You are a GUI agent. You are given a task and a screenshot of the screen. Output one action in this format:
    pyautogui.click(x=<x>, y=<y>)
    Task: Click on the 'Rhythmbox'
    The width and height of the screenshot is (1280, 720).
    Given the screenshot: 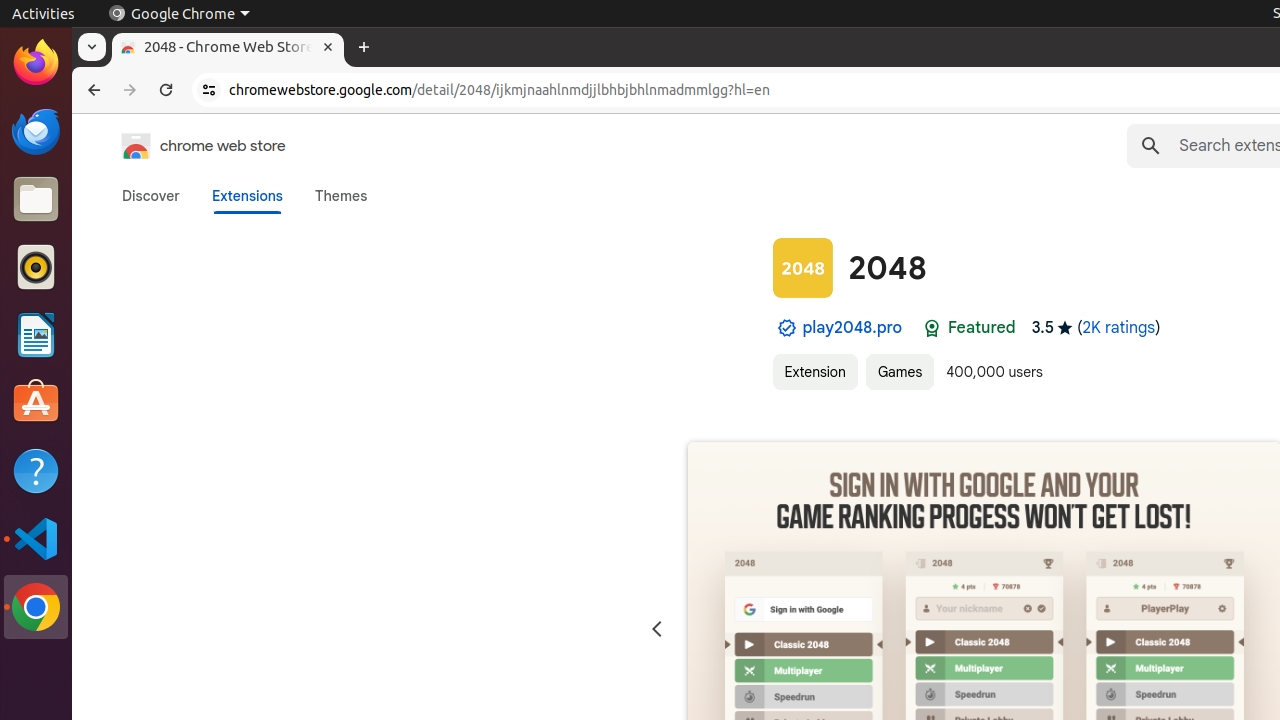 What is the action you would take?
    pyautogui.click(x=35, y=265)
    